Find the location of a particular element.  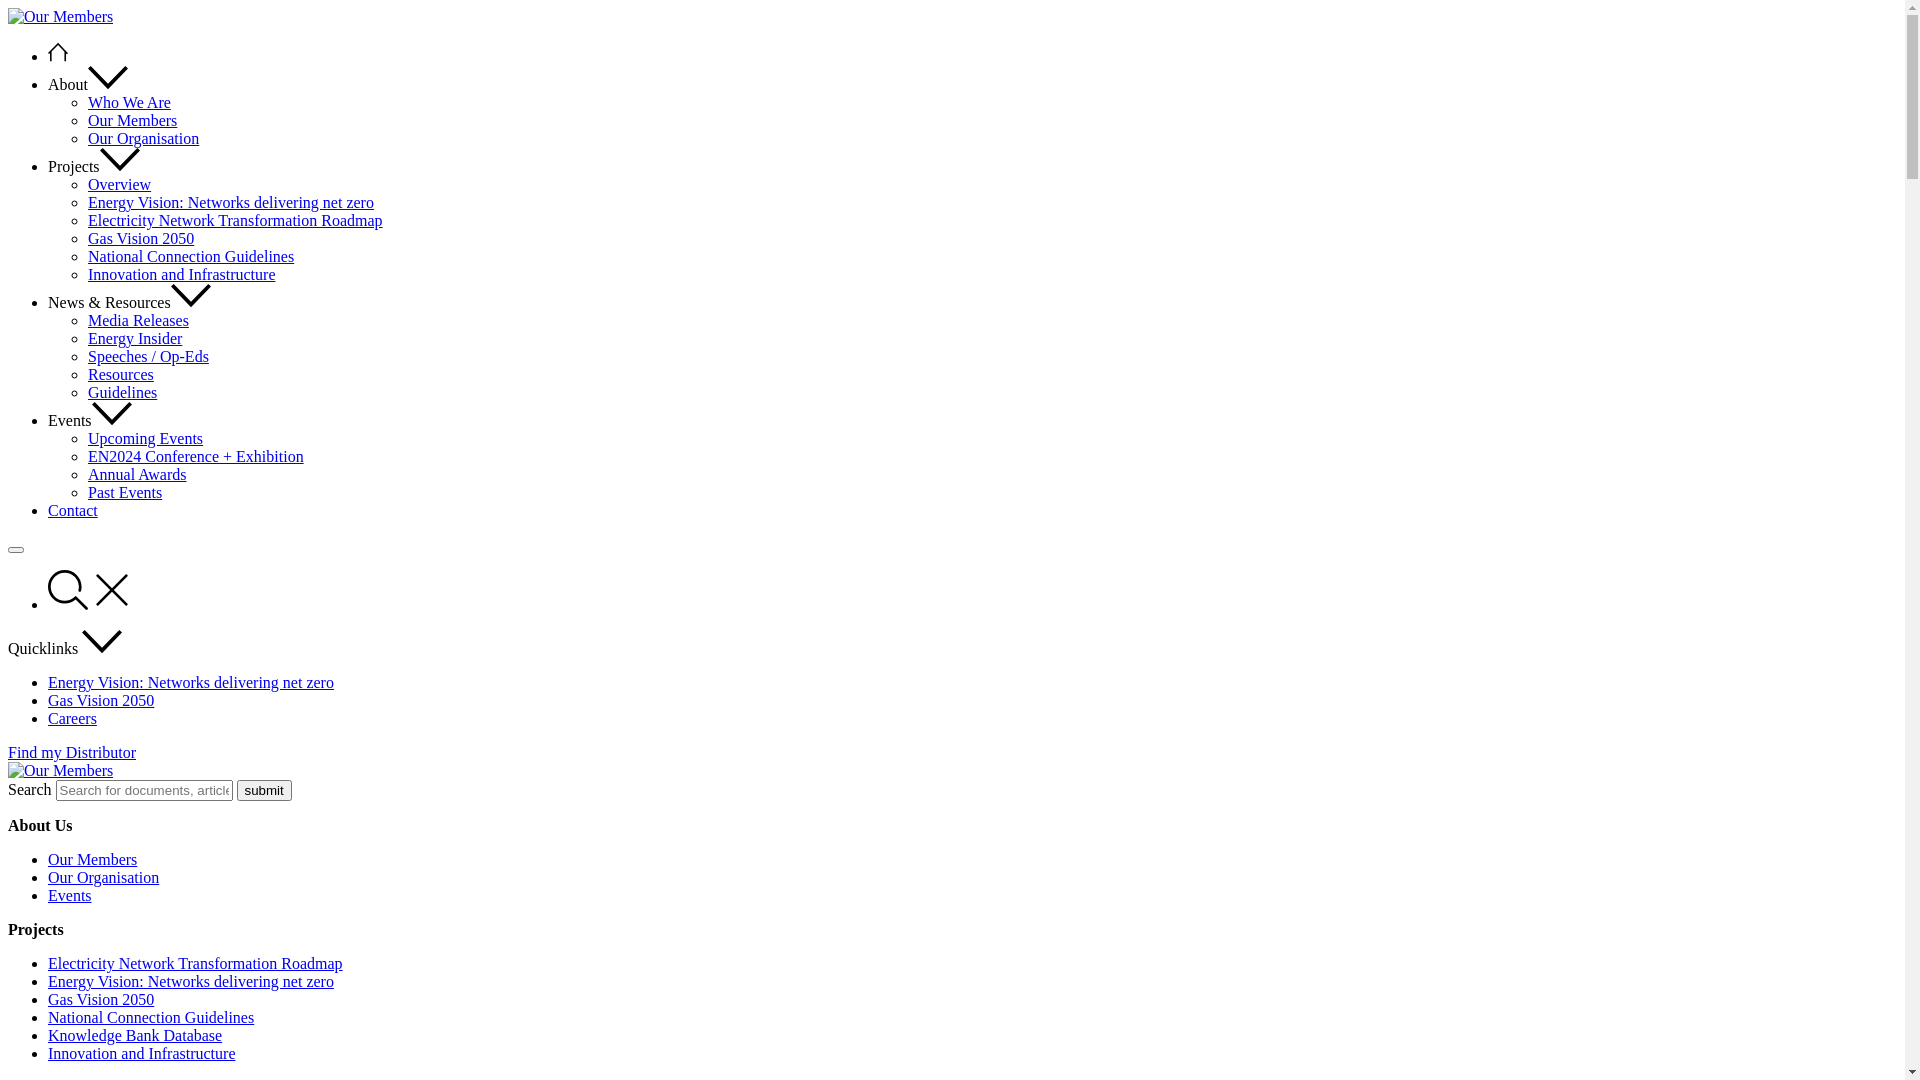

'Past Events' is located at coordinates (123, 492).